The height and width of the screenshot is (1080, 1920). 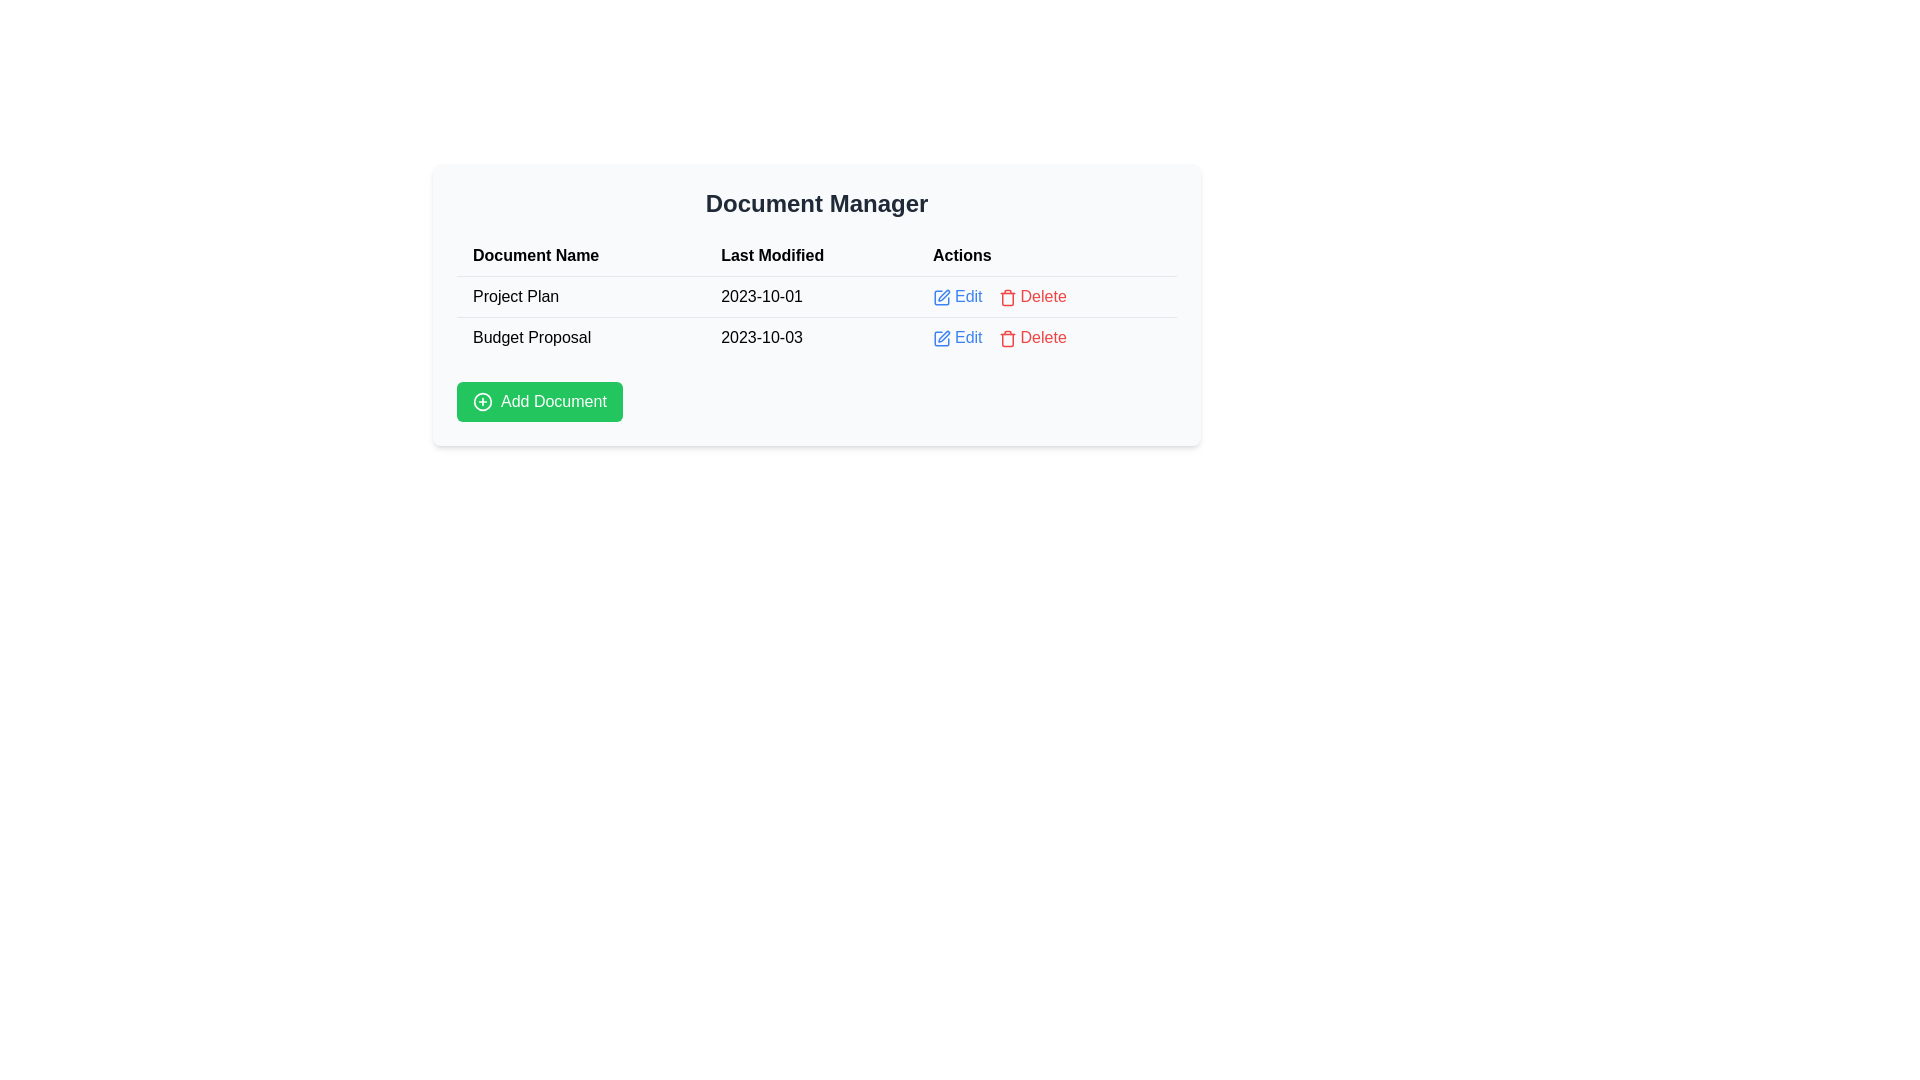 What do you see at coordinates (811, 255) in the screenshot?
I see `the 'Last Modified' column header, which is styled with a bold black font and positioned between 'Document Name' and 'Actions' in the table header` at bounding box center [811, 255].